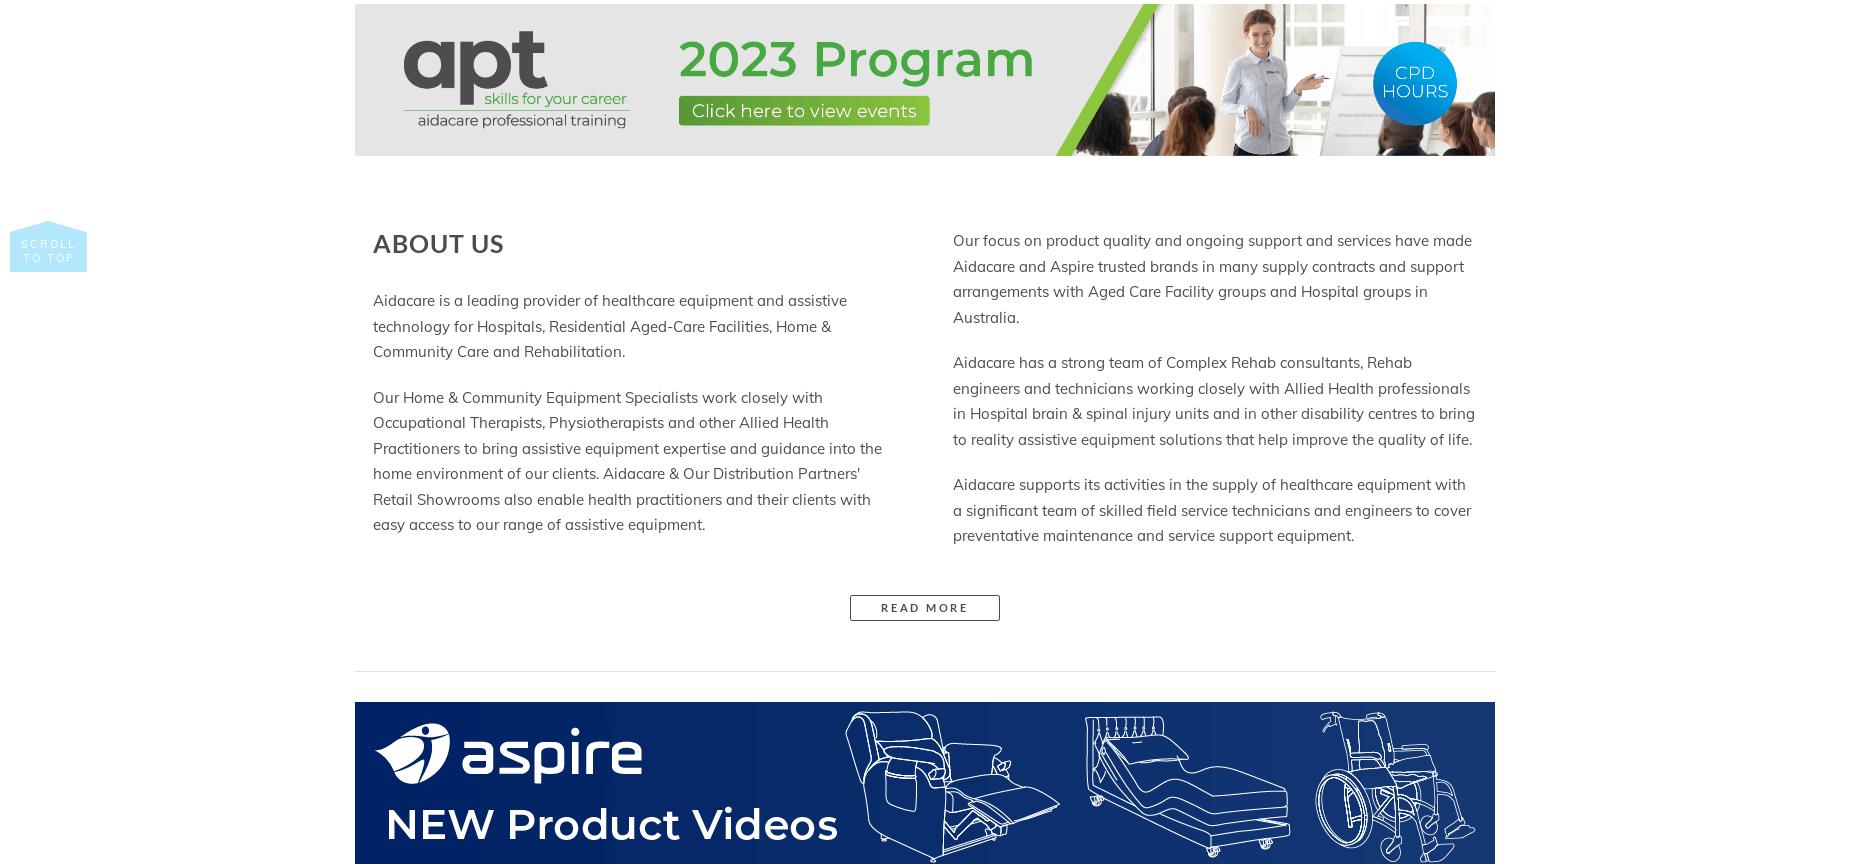 Image resolution: width=1850 pixels, height=864 pixels. What do you see at coordinates (606, 421) in the screenshot?
I see `'Physiotherapists'` at bounding box center [606, 421].